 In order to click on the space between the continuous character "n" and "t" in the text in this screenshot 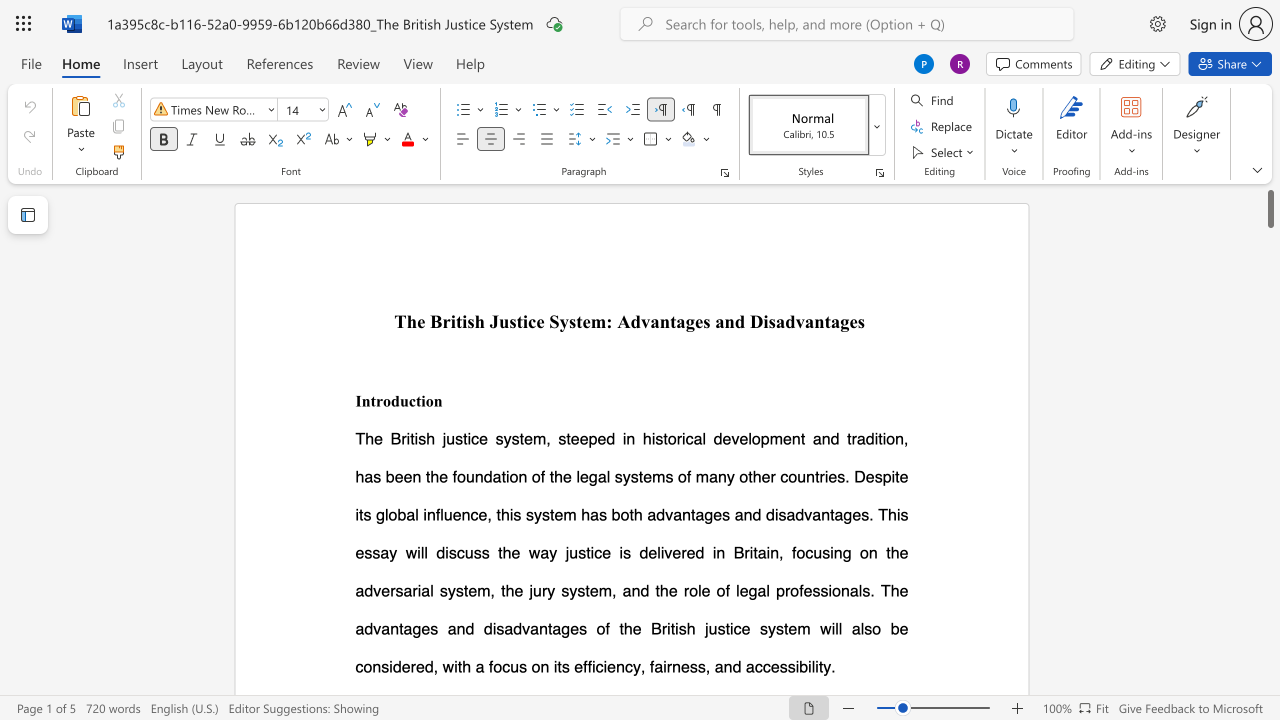, I will do `click(369, 400)`.